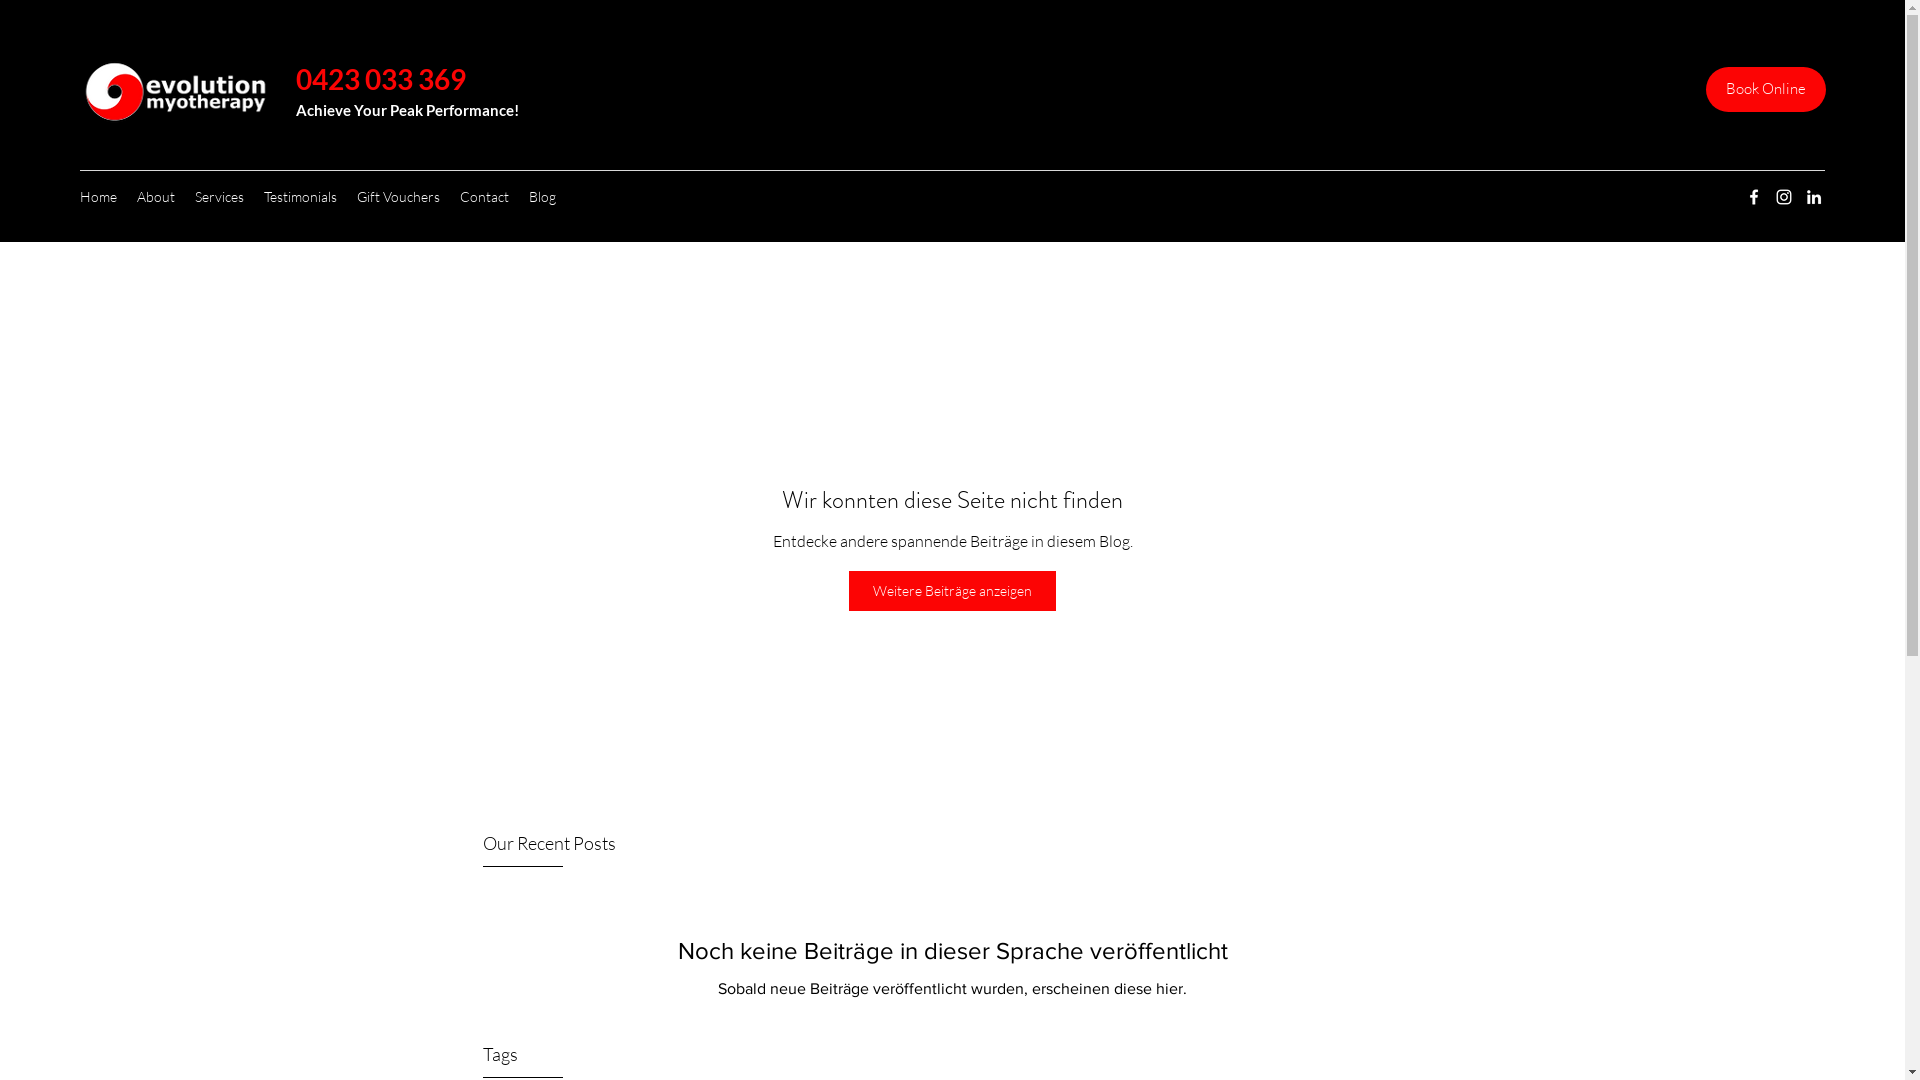  I want to click on 'Book Online', so click(1766, 88).